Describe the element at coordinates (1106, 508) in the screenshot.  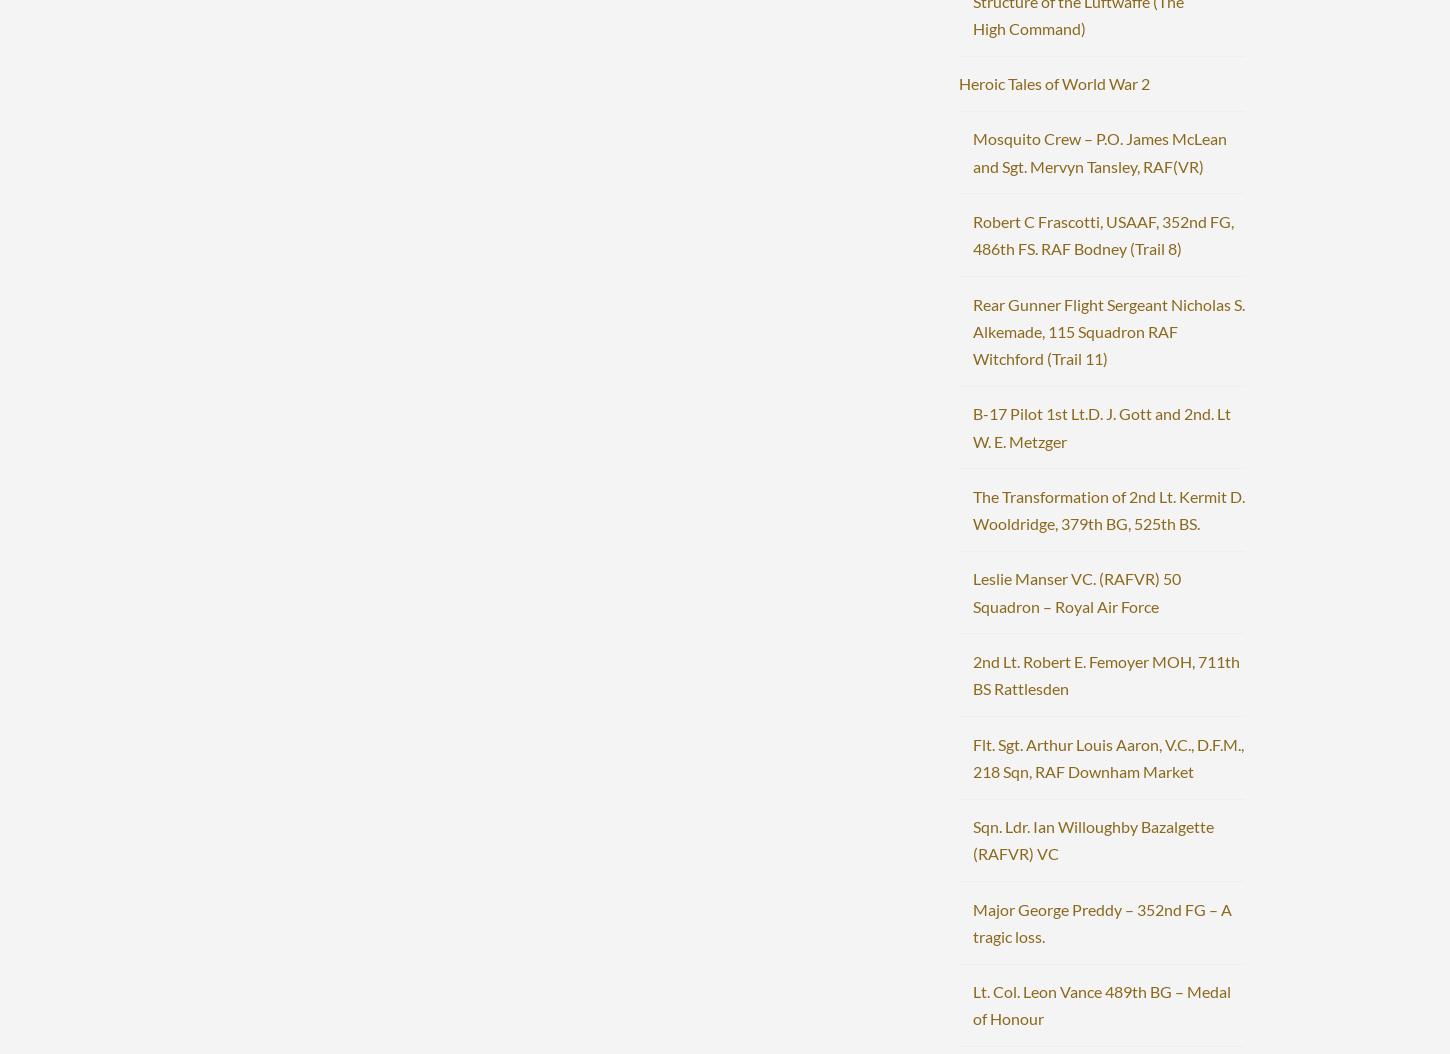
I see `'The Transformation of 2nd Lt. Kermit D. Wooldridge, 379th BG, 525th BS.'` at that location.